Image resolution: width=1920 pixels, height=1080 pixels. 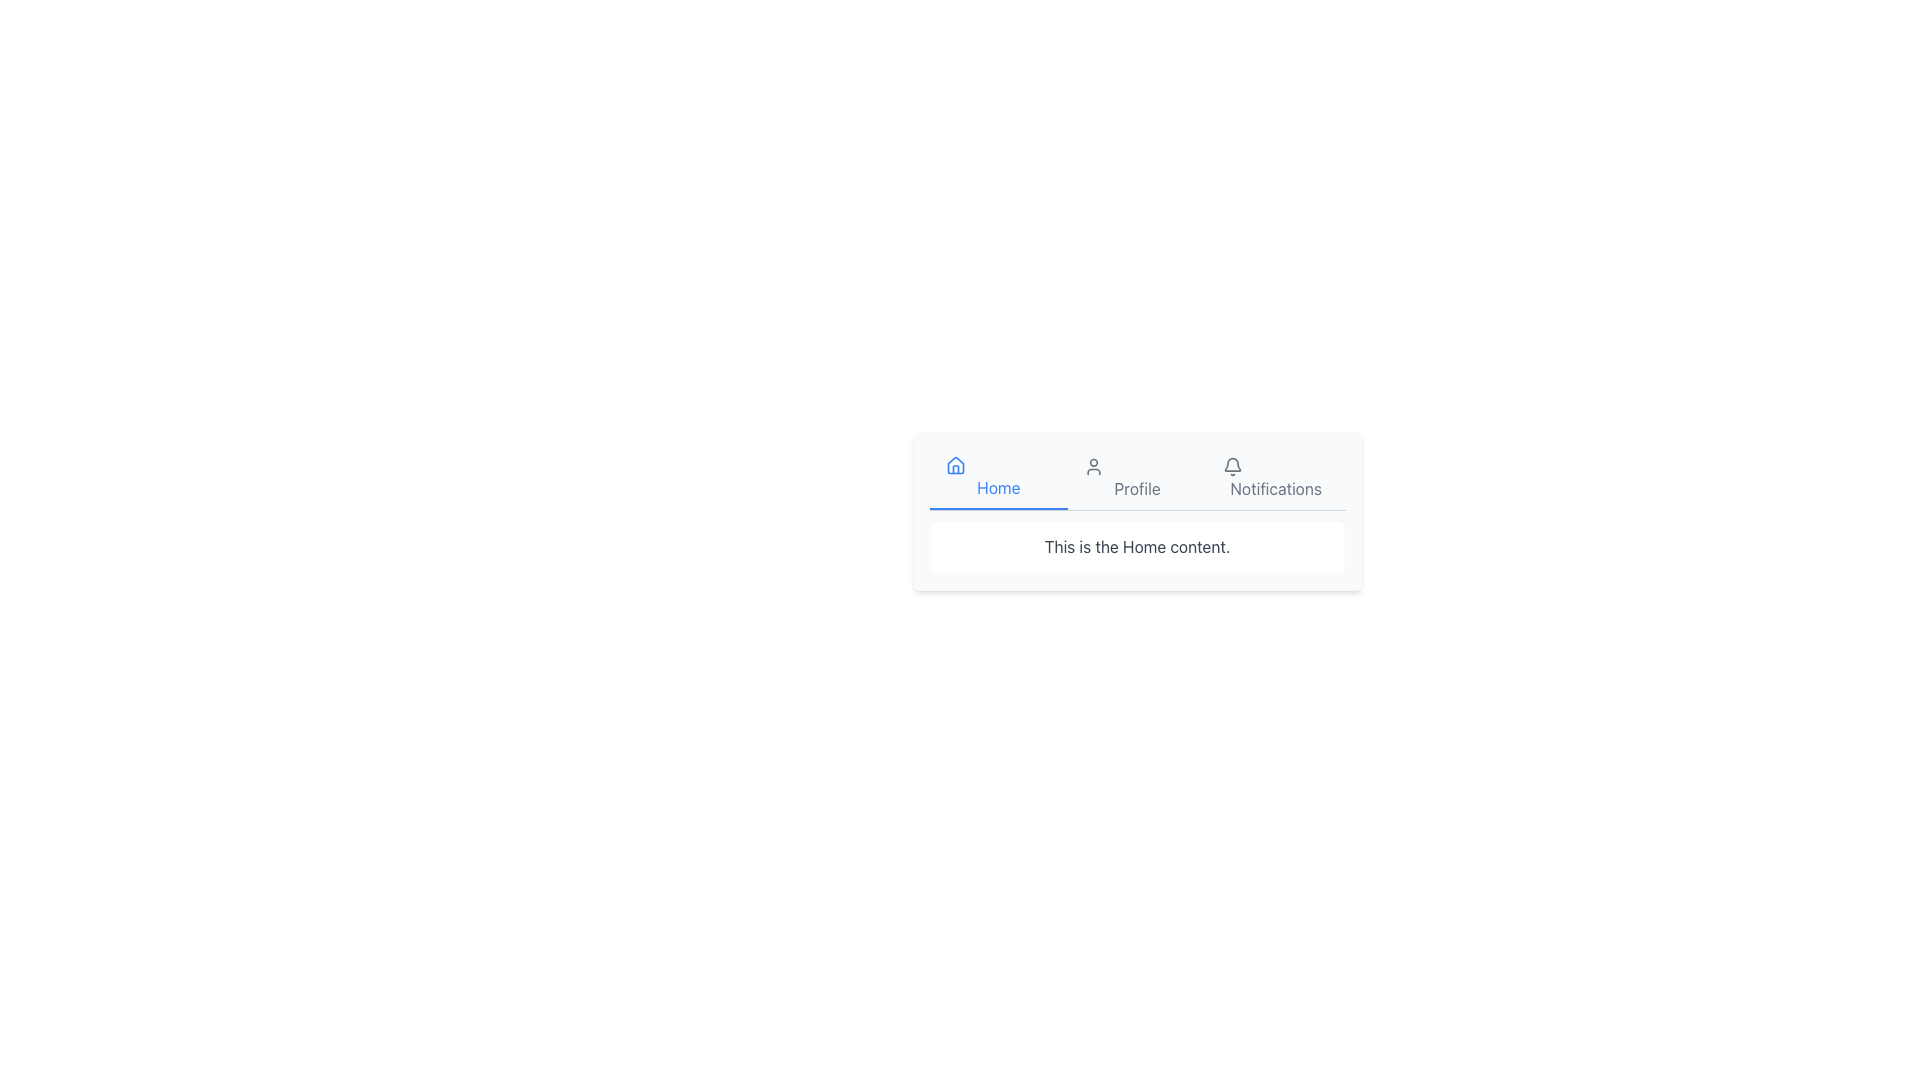 What do you see at coordinates (1275, 489) in the screenshot?
I see `the 'Notifications' text label, which is a gray-colored label centered in the top-right quadrant of the menu bar, next to 'Home' and 'Profile'` at bounding box center [1275, 489].